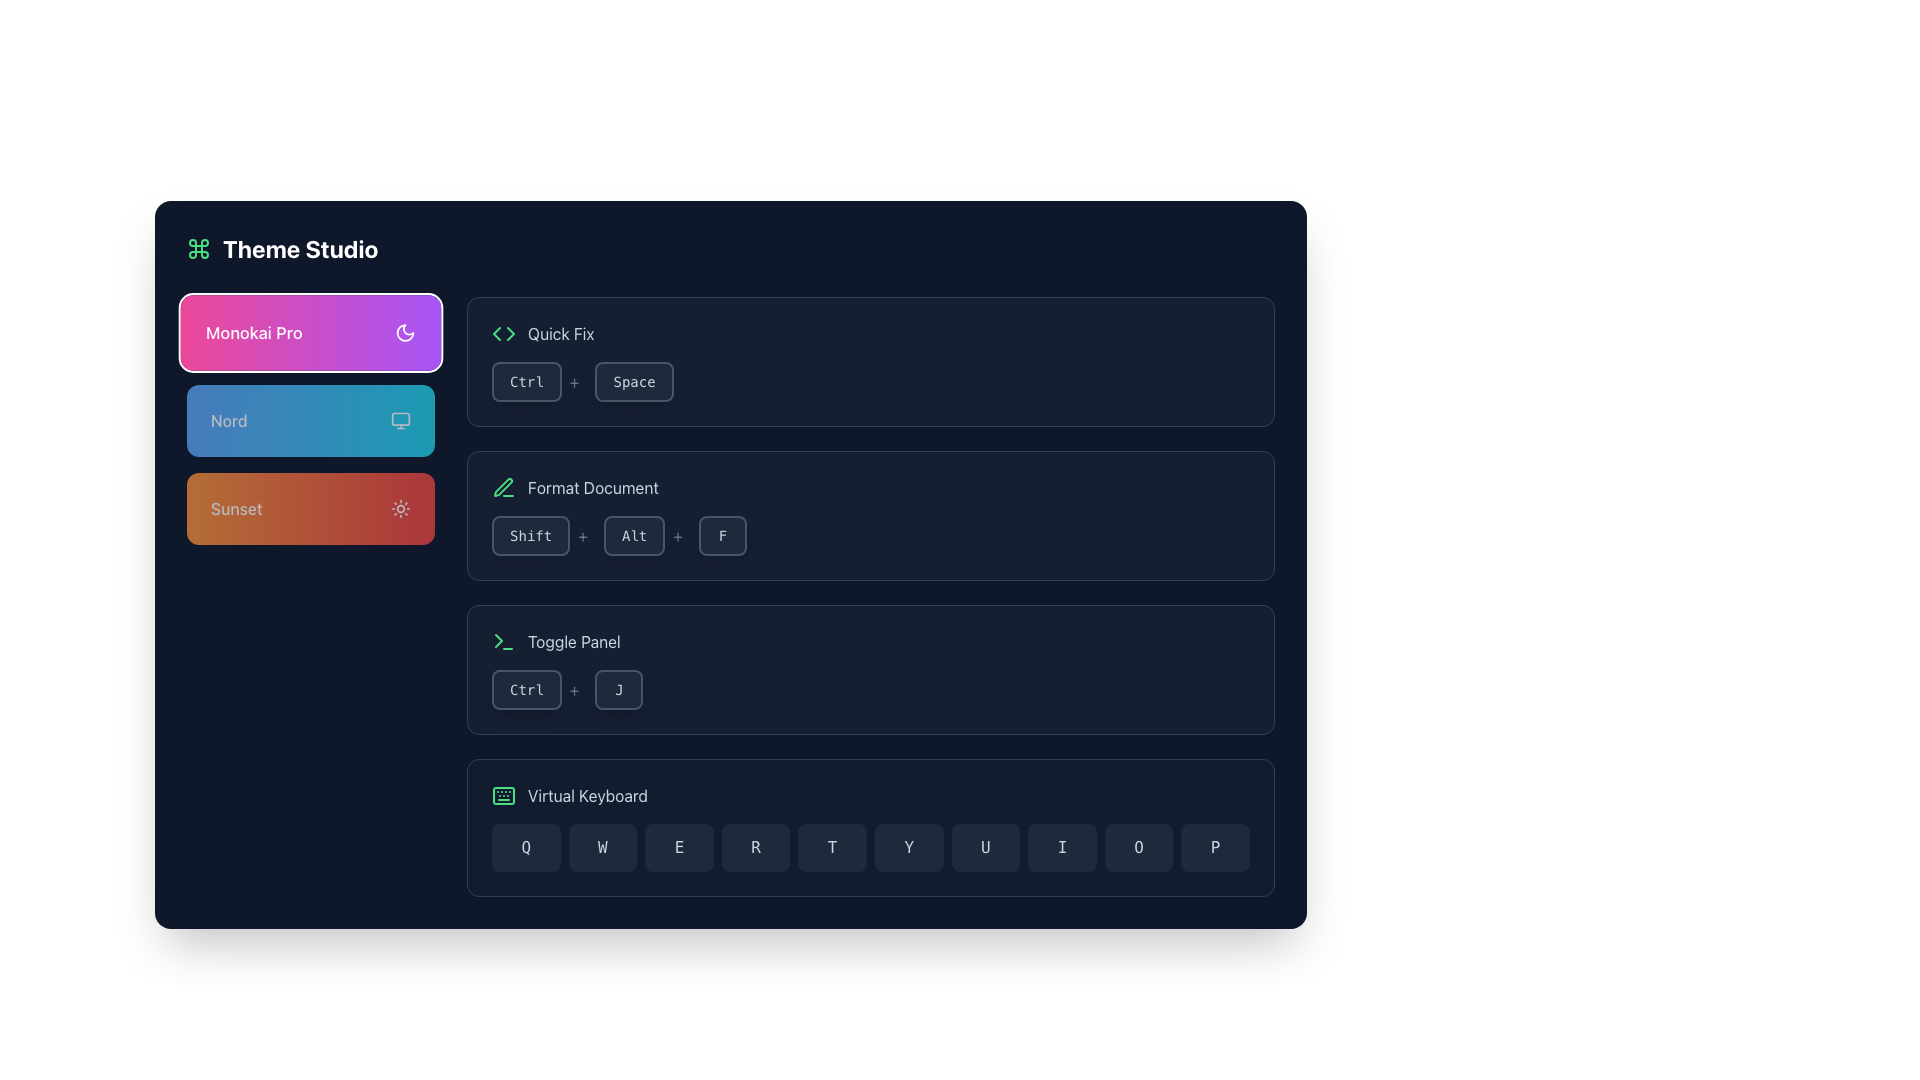 This screenshot has height=1080, width=1920. I want to click on the text label that describes the virtual keyboard functionality, which is located to the right of the green keyboard icon in the bottom section of the interface, so click(586, 794).